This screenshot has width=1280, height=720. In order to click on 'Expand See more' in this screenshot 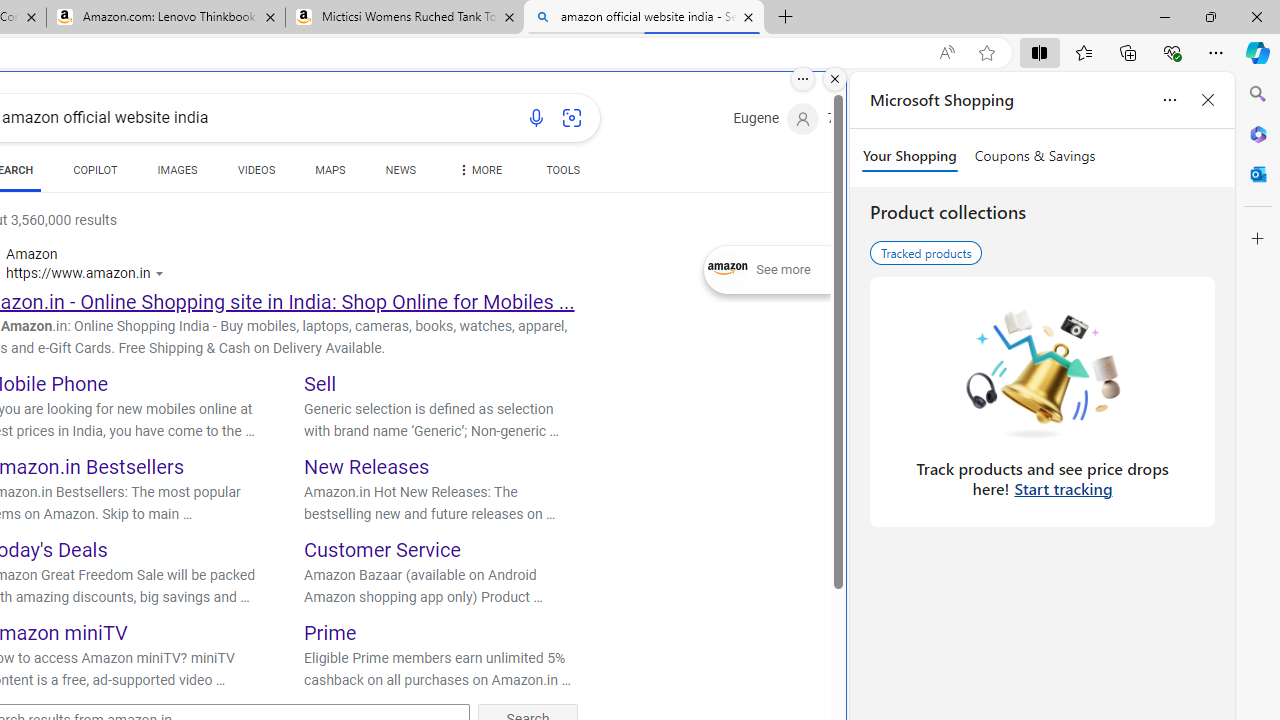, I will do `click(766, 270)`.